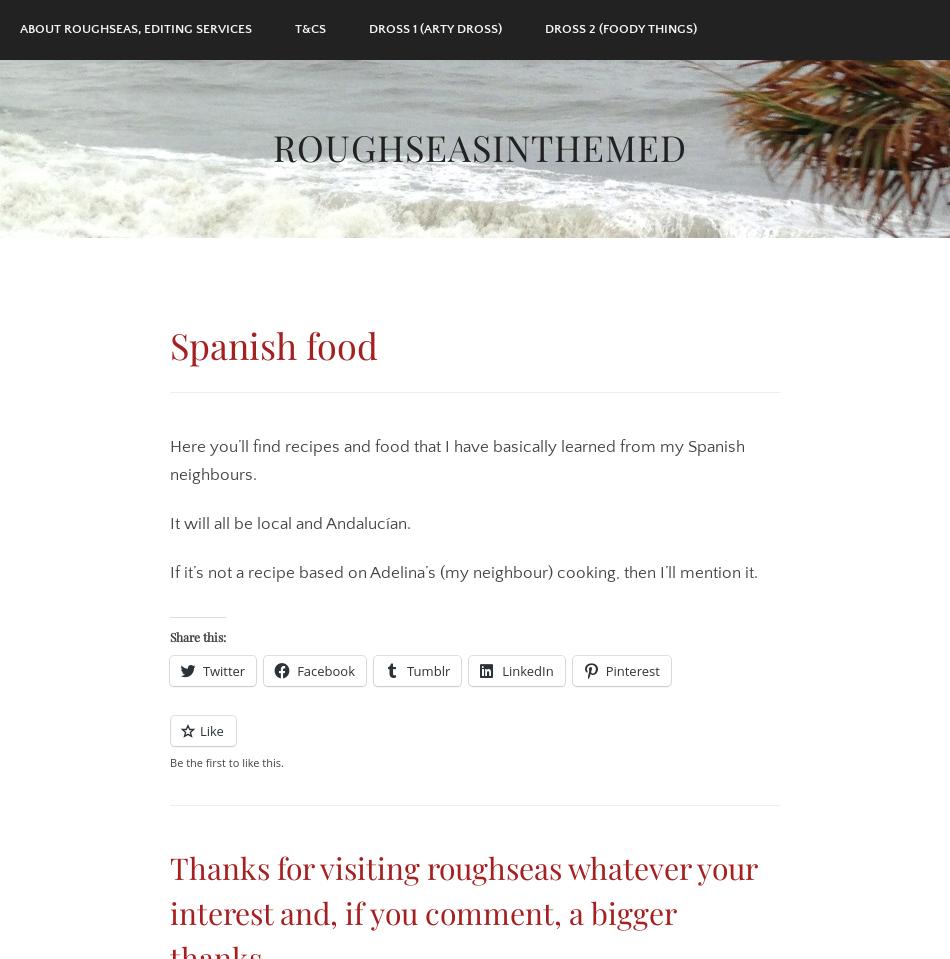 This screenshot has width=950, height=959. What do you see at coordinates (501, 669) in the screenshot?
I see `'LinkedIn'` at bounding box center [501, 669].